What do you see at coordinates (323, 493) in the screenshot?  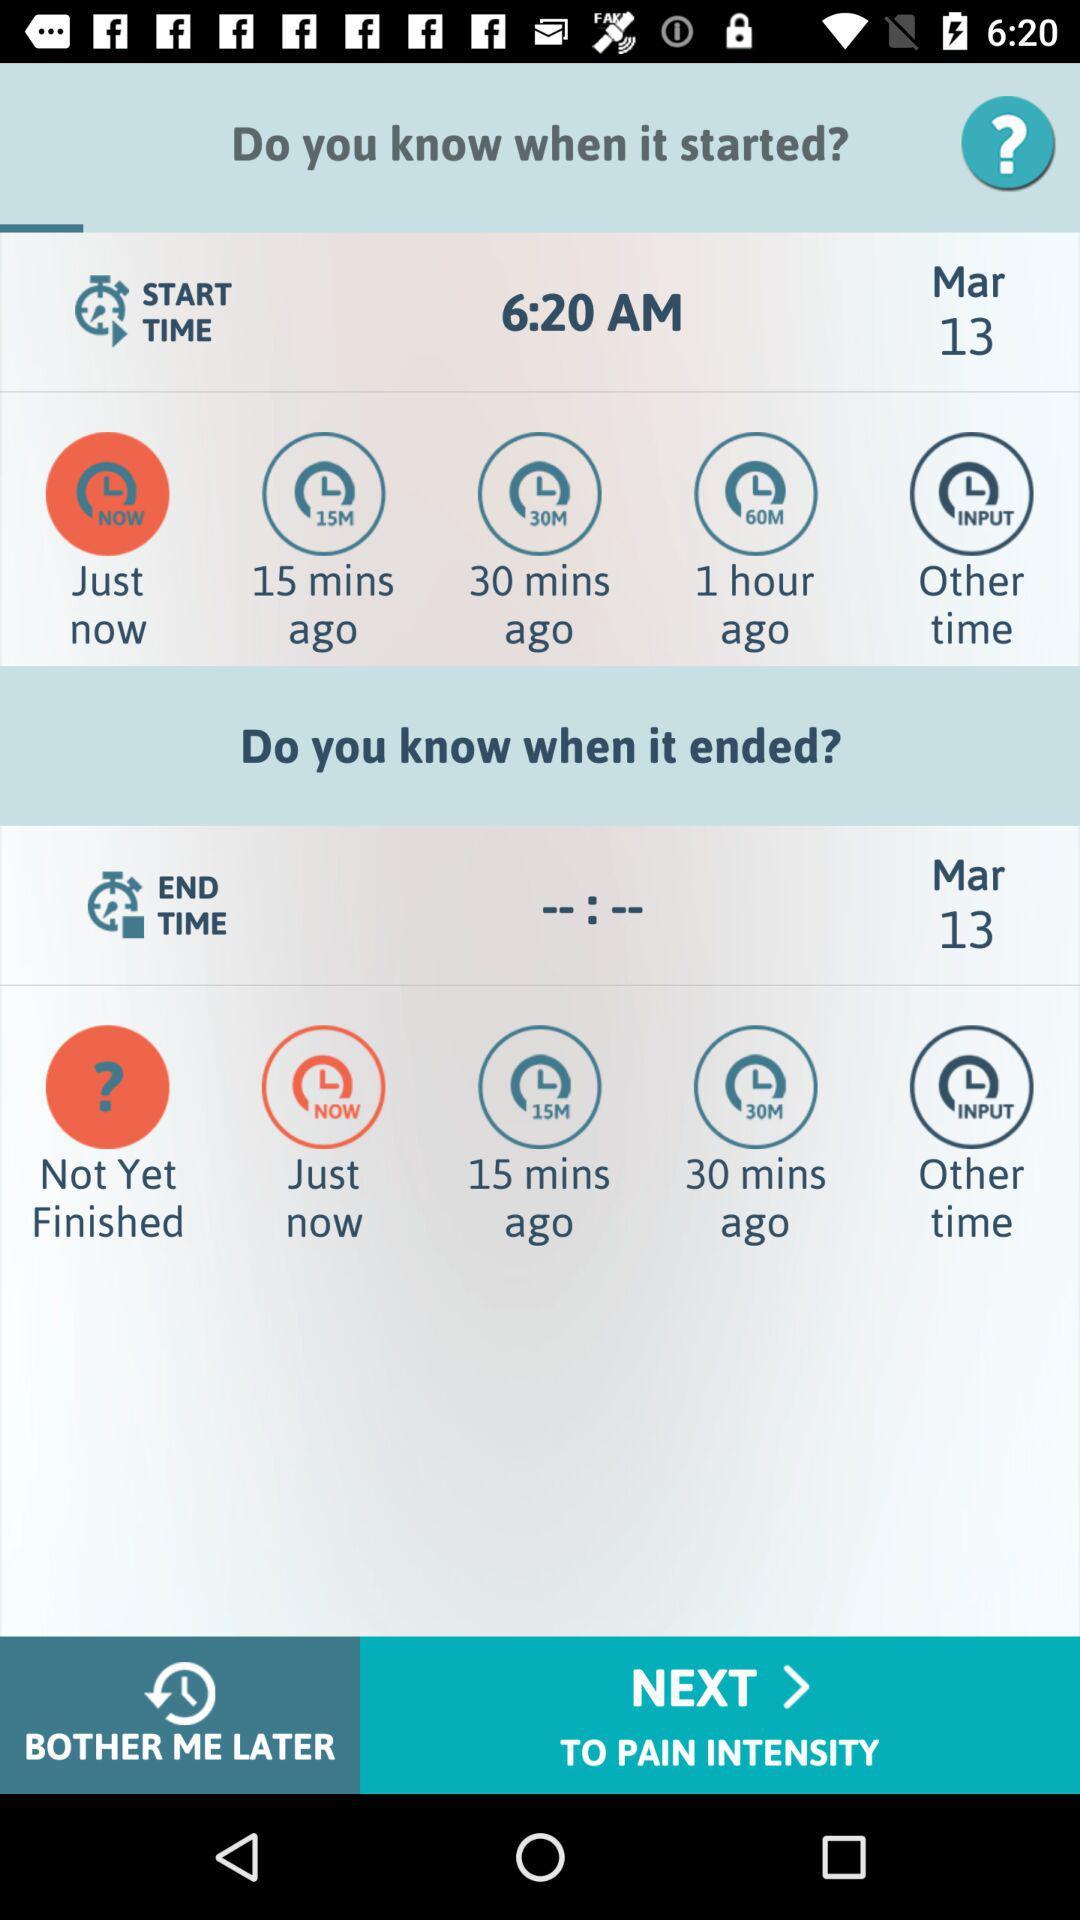 I see `the time icon` at bounding box center [323, 493].